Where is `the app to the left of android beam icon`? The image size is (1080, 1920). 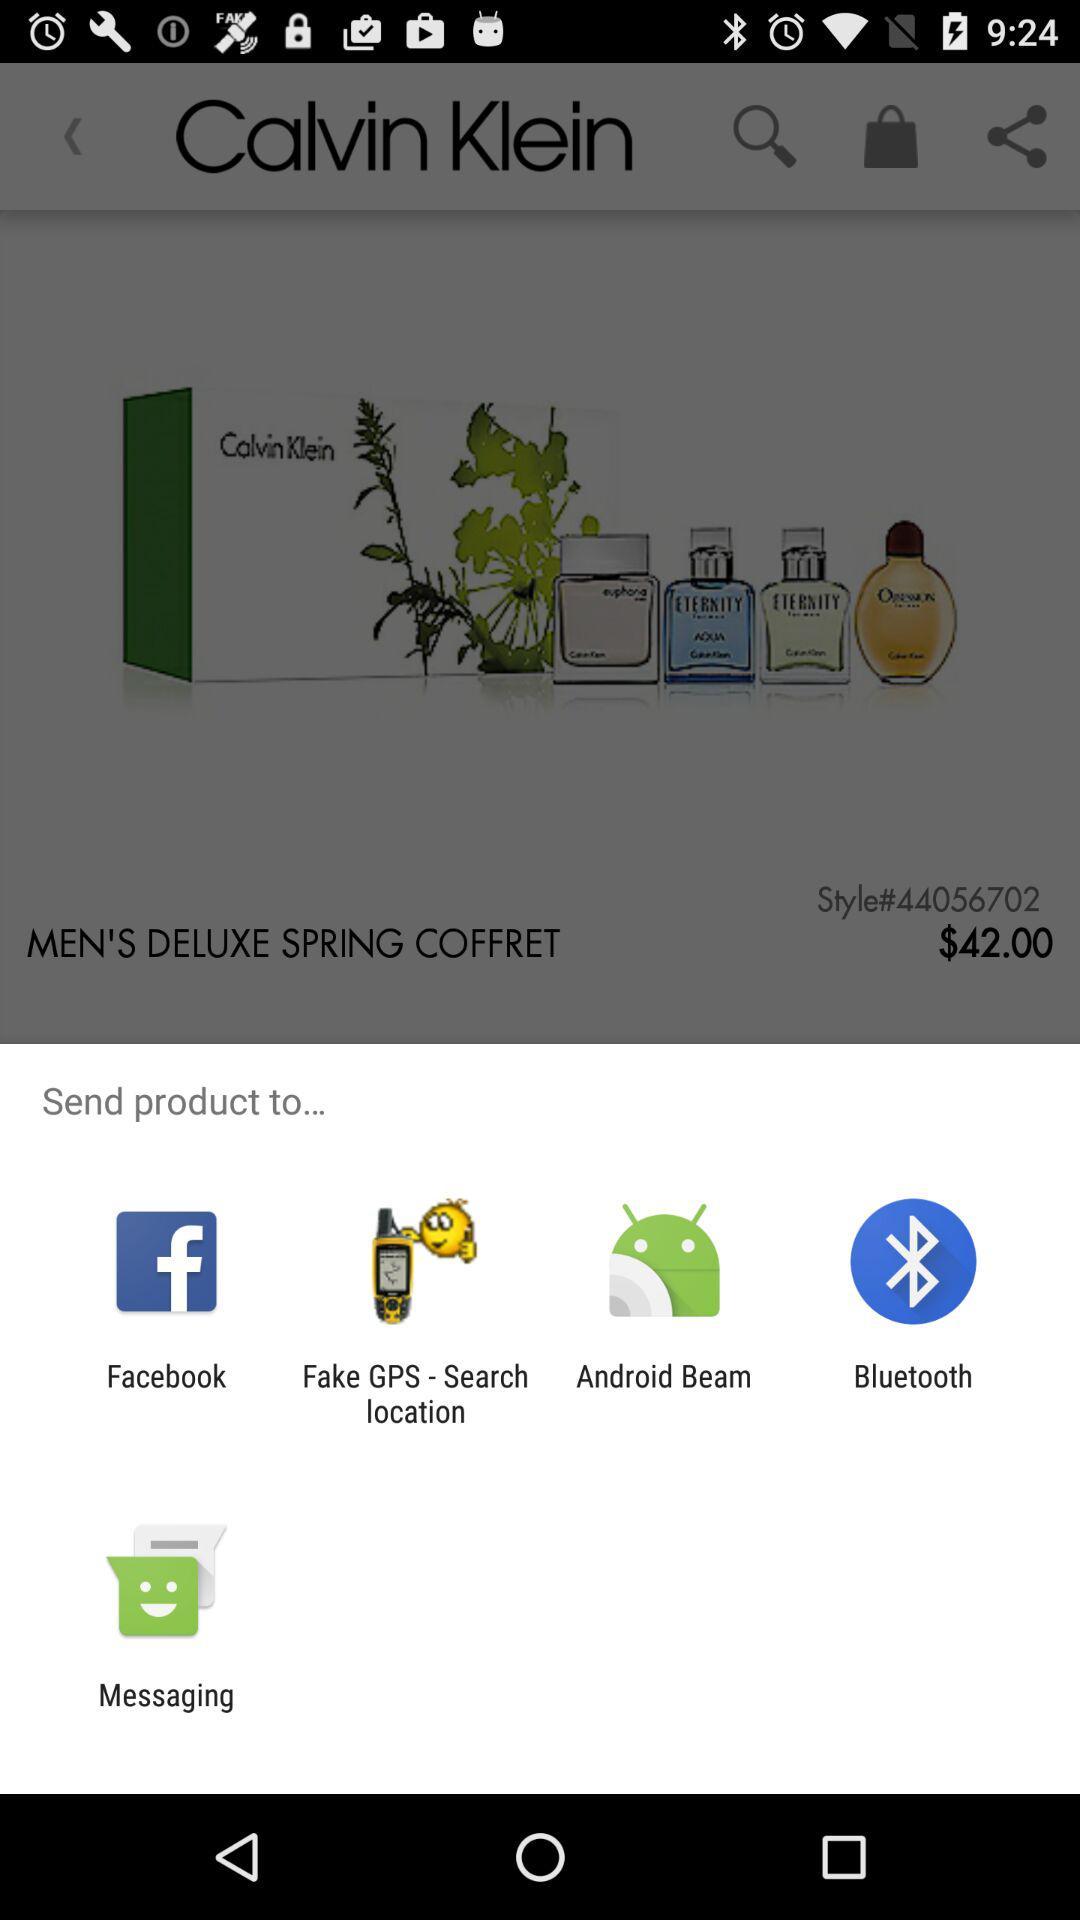
the app to the left of android beam icon is located at coordinates (414, 1392).